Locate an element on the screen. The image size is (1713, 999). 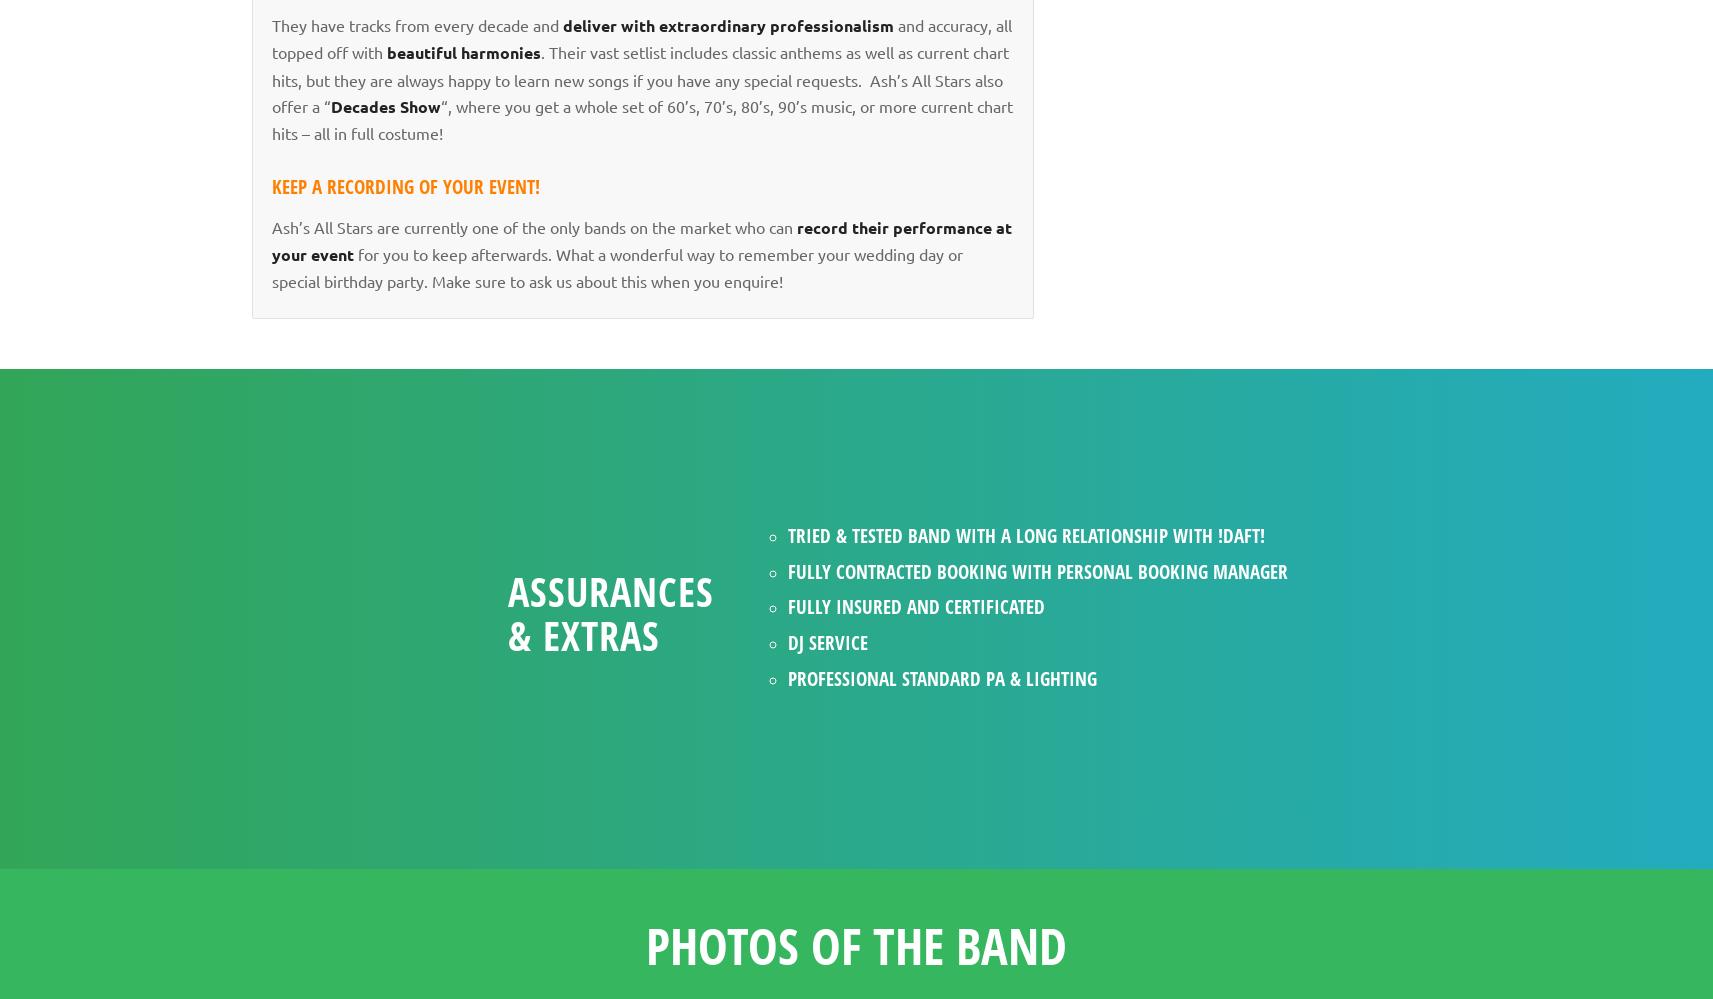
'“, where you get a whole set of 60’s, 70’s, 80’s, 90’s music, or more current chart hits – all in full costume!' is located at coordinates (270, 118).